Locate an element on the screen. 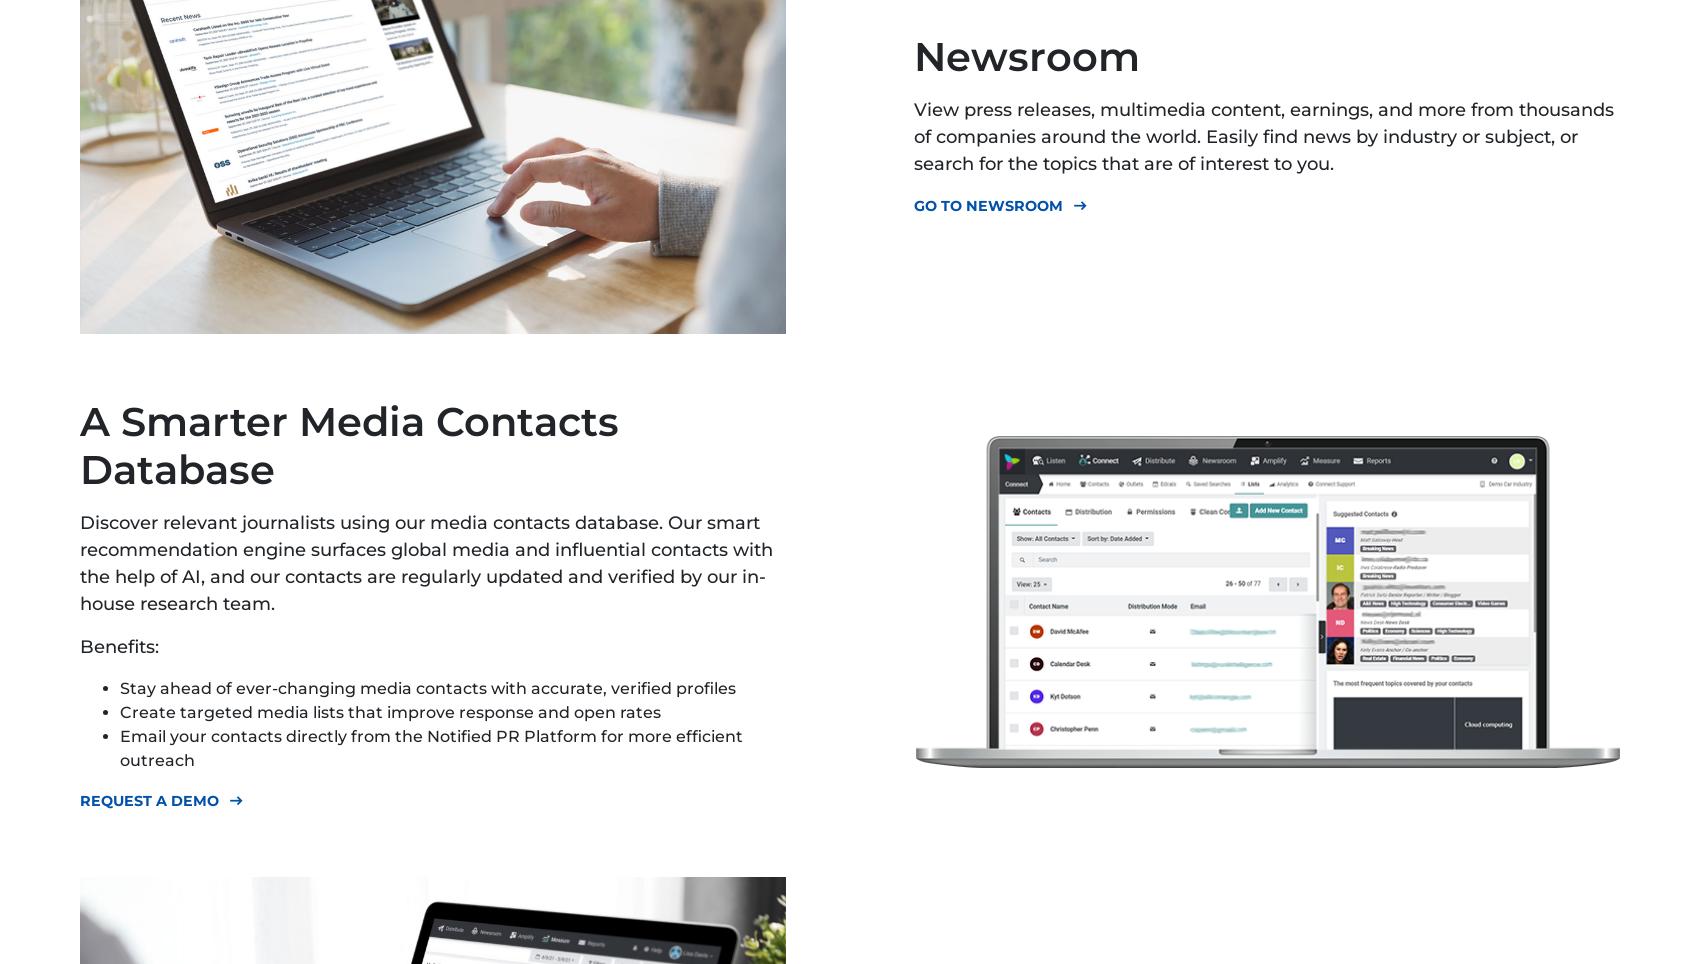 This screenshot has height=964, width=1700. 'Email your contacts directly from the Notified PR Platform for more efficient outreach' is located at coordinates (431, 746).